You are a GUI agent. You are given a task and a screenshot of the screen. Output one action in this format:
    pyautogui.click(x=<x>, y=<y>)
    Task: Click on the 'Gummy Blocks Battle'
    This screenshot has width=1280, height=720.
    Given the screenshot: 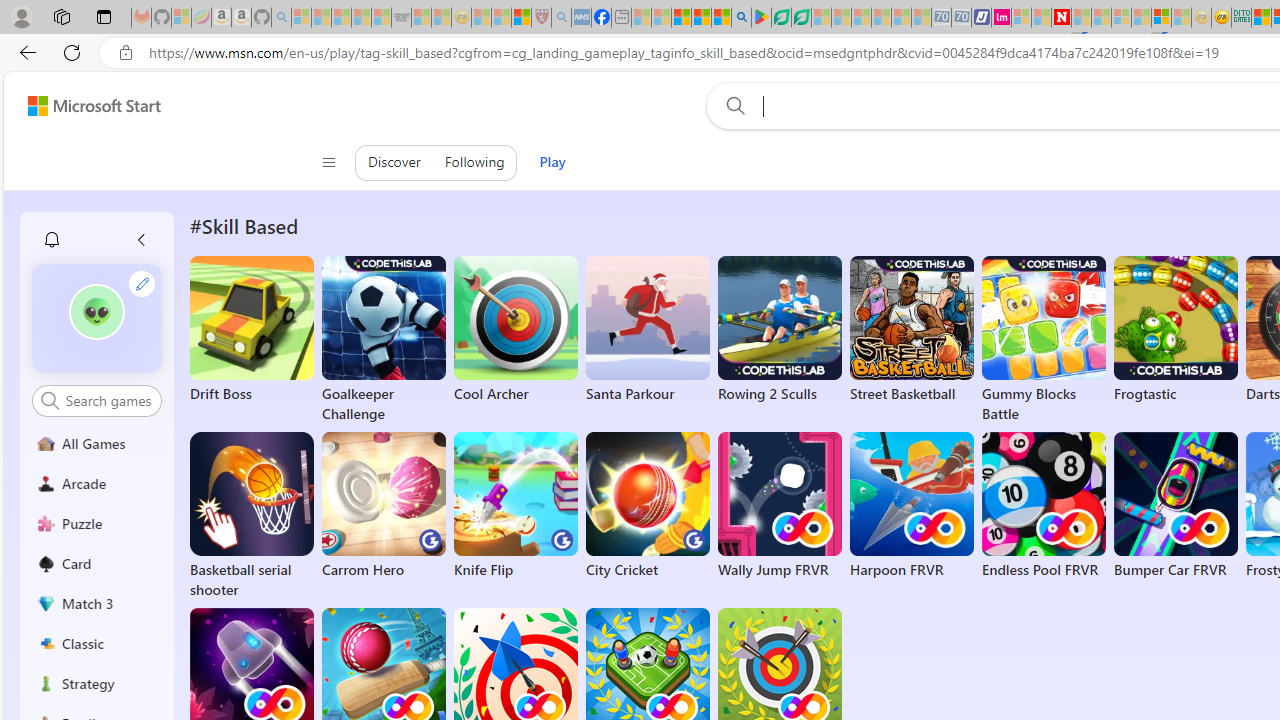 What is the action you would take?
    pyautogui.click(x=1042, y=339)
    